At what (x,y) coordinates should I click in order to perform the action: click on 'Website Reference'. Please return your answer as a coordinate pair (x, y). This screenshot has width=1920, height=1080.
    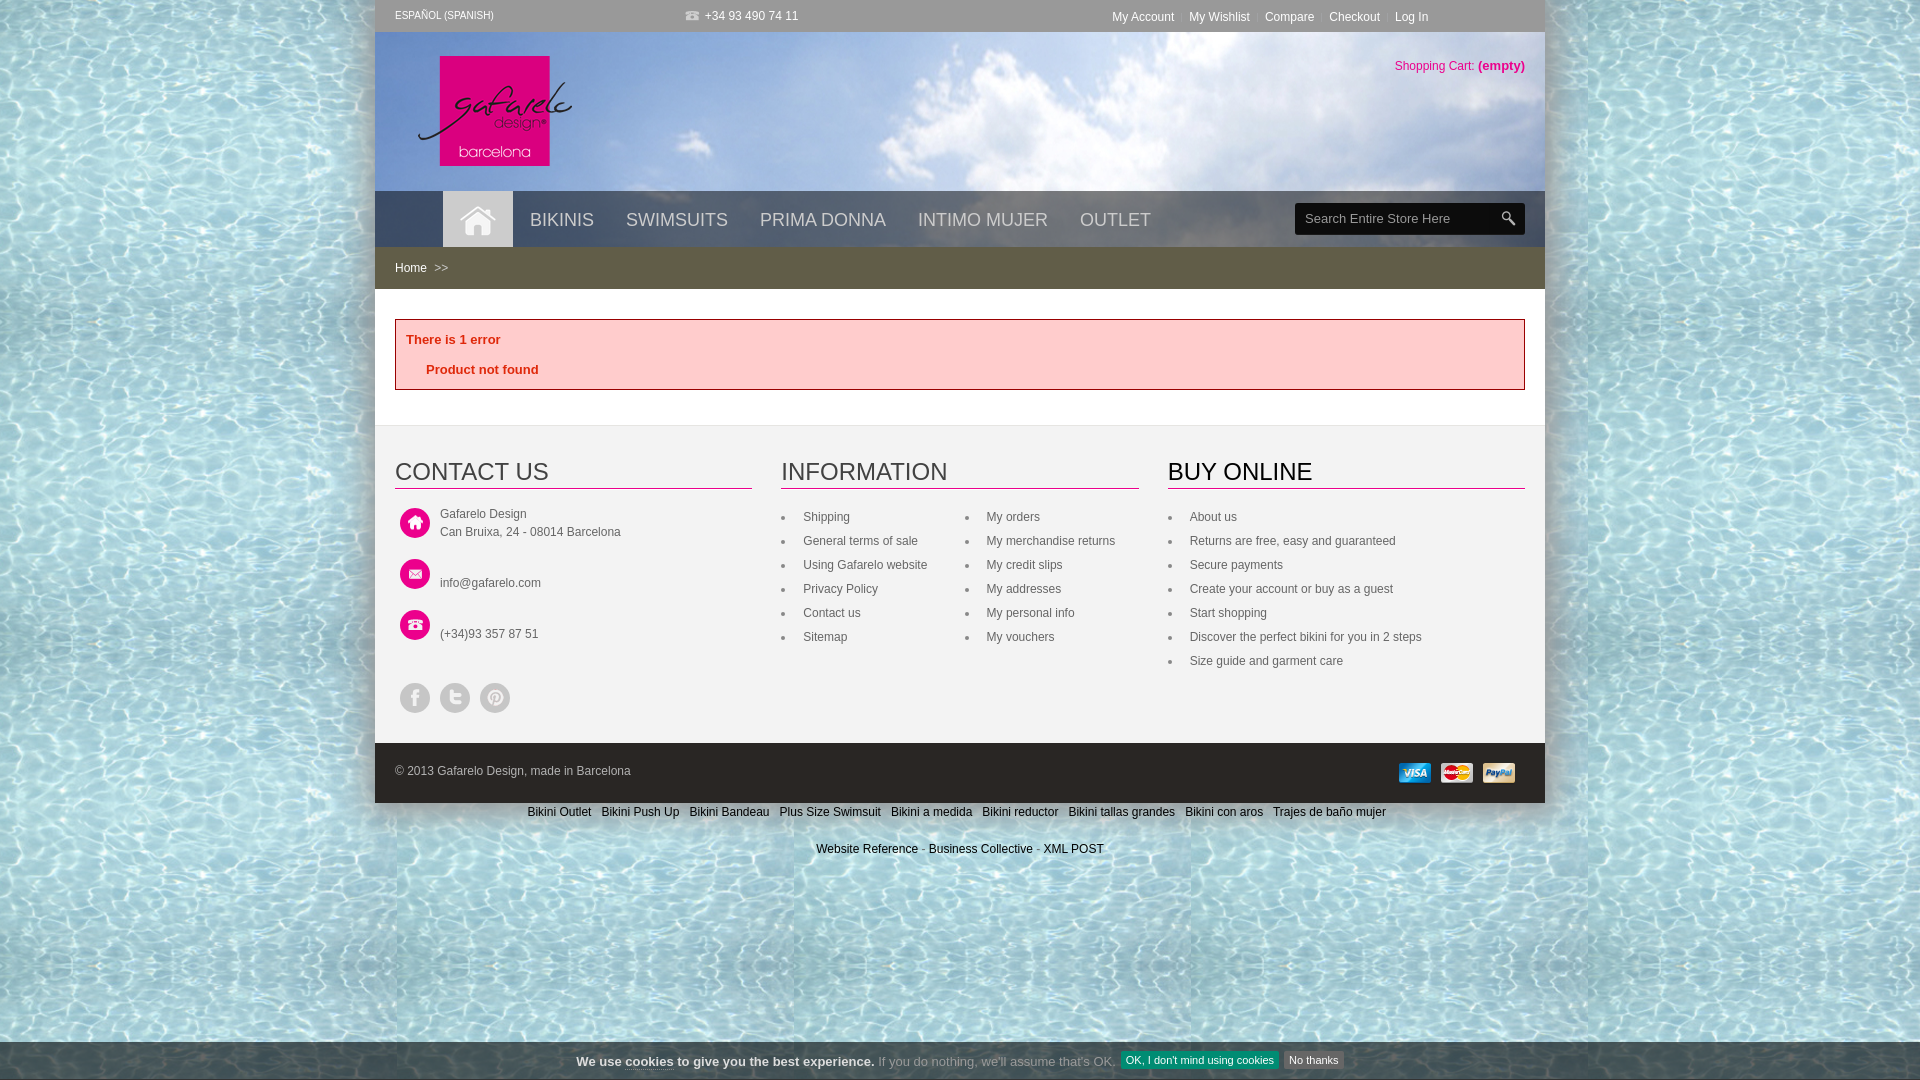
    Looking at the image, I should click on (868, 848).